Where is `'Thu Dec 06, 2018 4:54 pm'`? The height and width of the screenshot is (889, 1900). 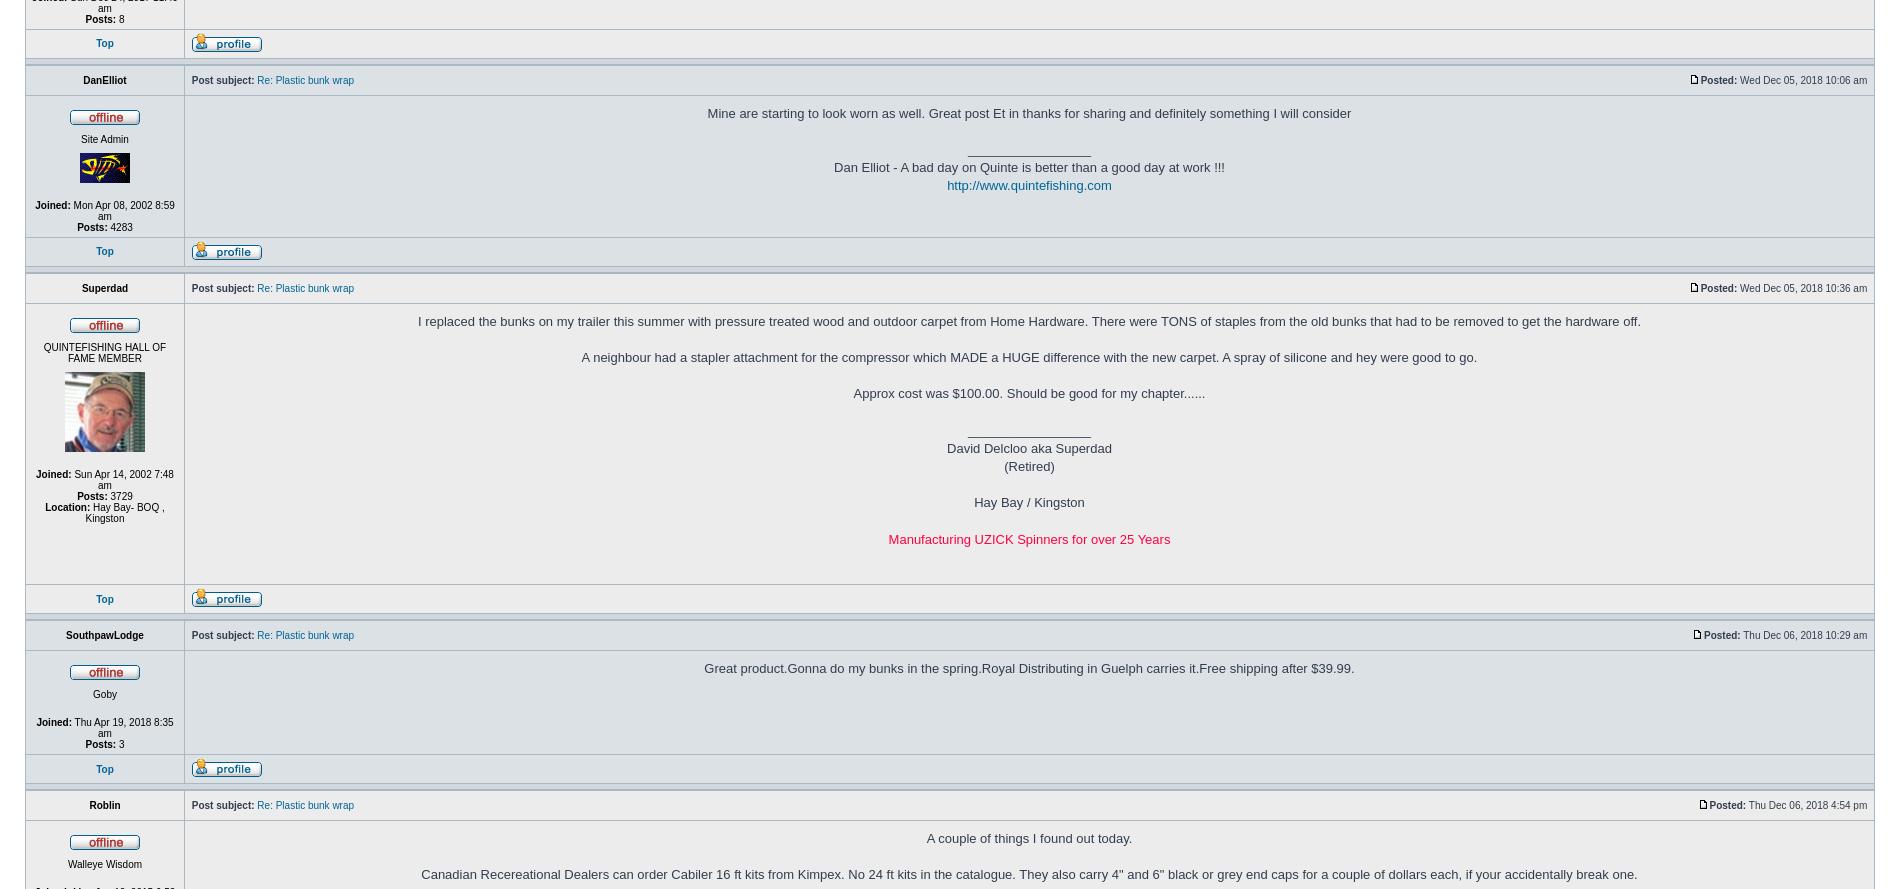 'Thu Dec 06, 2018 4:54 pm' is located at coordinates (1807, 805).